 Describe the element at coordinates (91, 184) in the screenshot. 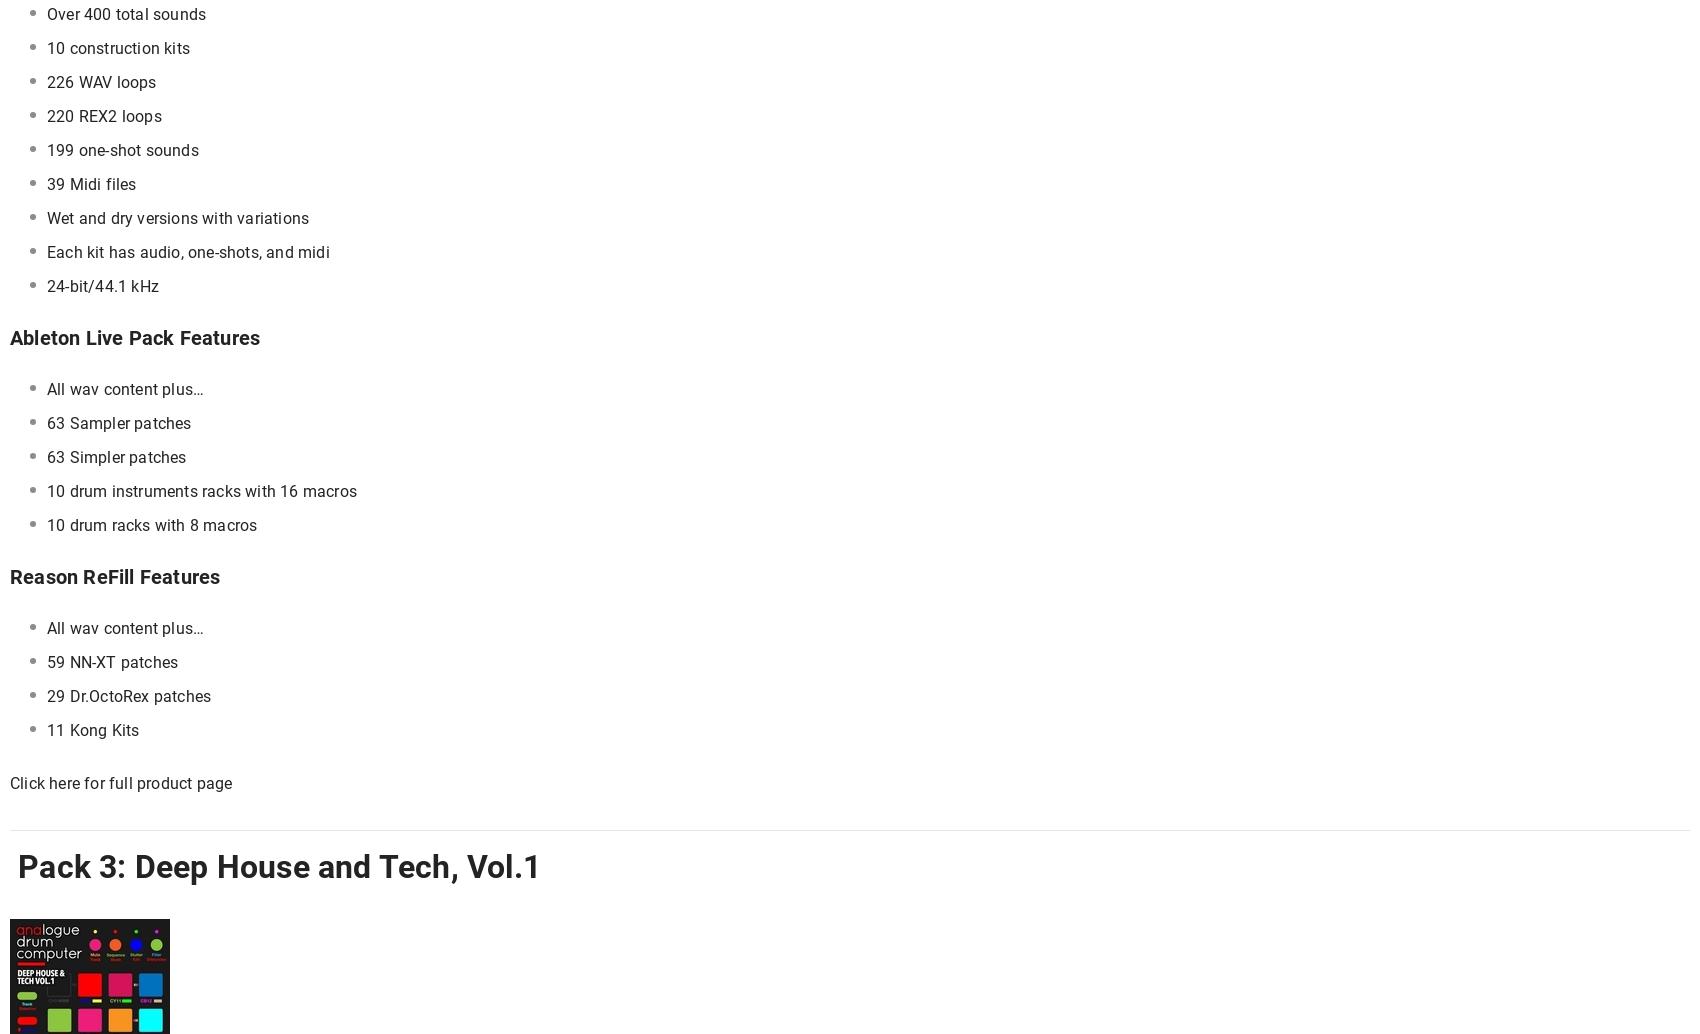

I see `'39 Midi files'` at that location.